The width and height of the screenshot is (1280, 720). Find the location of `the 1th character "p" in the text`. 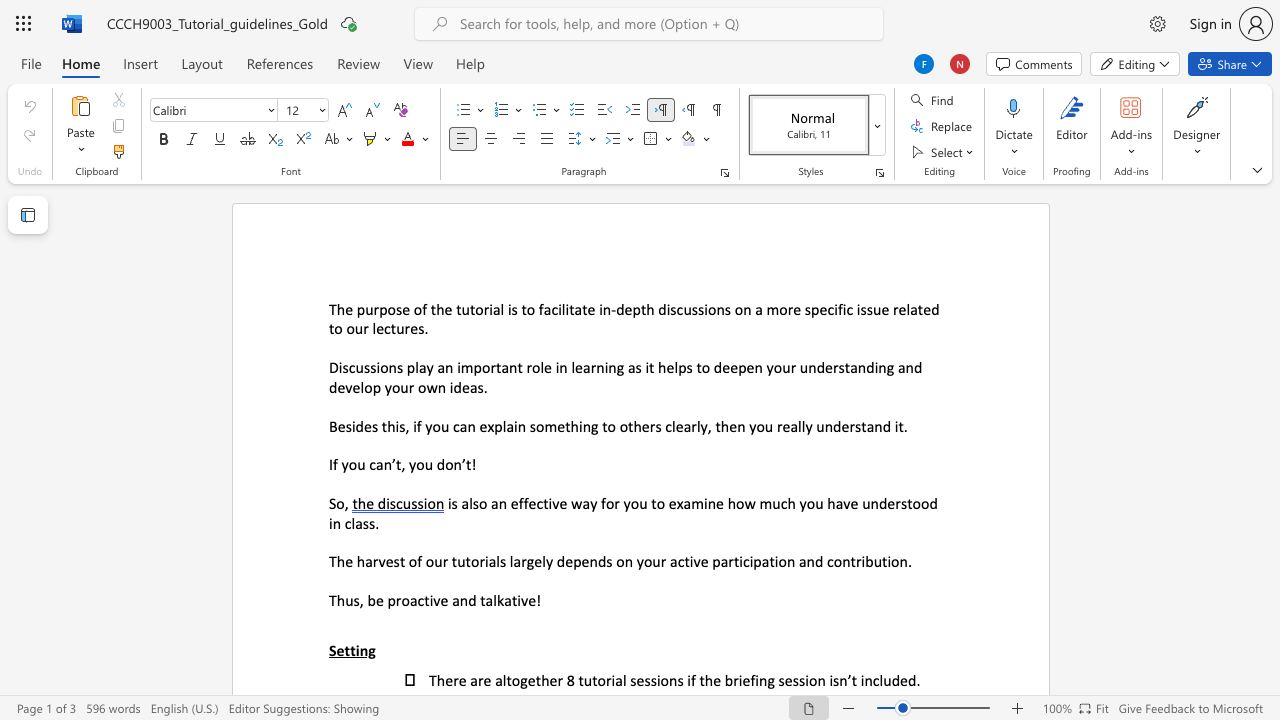

the 1th character "p" in the text is located at coordinates (360, 309).